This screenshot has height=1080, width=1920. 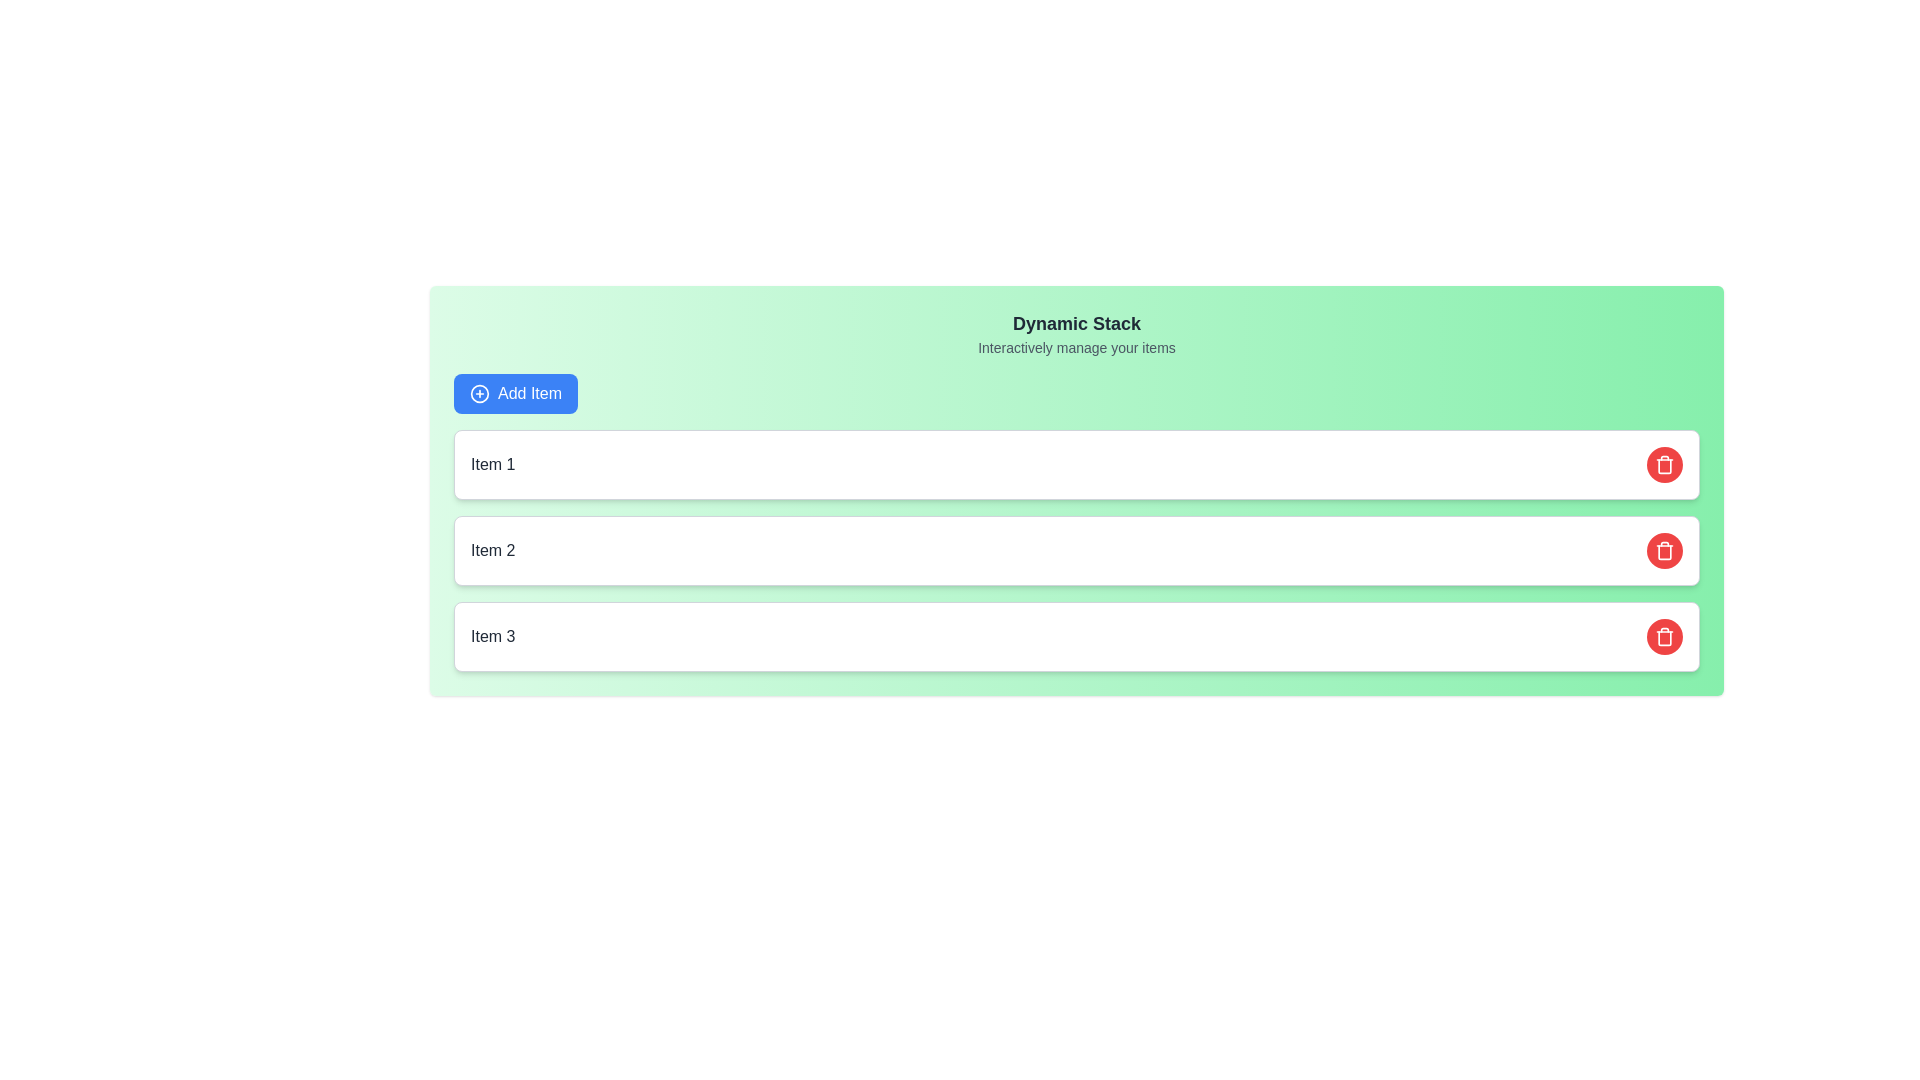 What do you see at coordinates (516, 393) in the screenshot?
I see `the blue button with white text 'Add Item' and a circular plus icon` at bounding box center [516, 393].